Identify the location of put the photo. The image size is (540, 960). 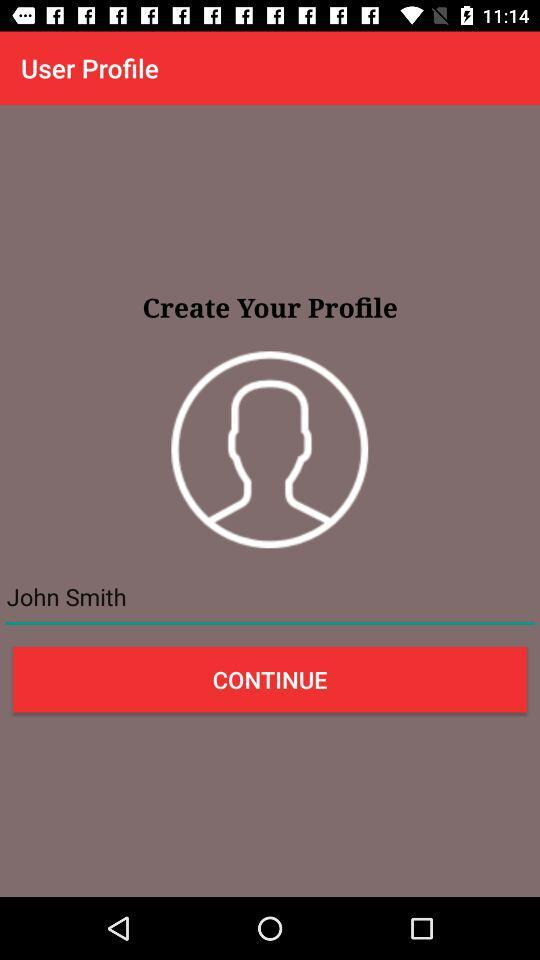
(269, 449).